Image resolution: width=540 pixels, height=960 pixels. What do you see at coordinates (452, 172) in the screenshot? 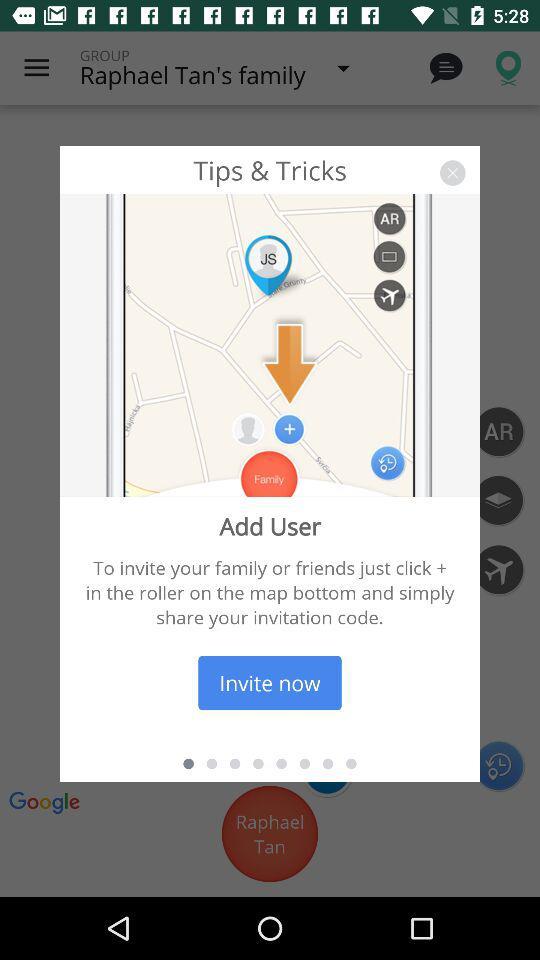
I see `choose cancel symbol` at bounding box center [452, 172].